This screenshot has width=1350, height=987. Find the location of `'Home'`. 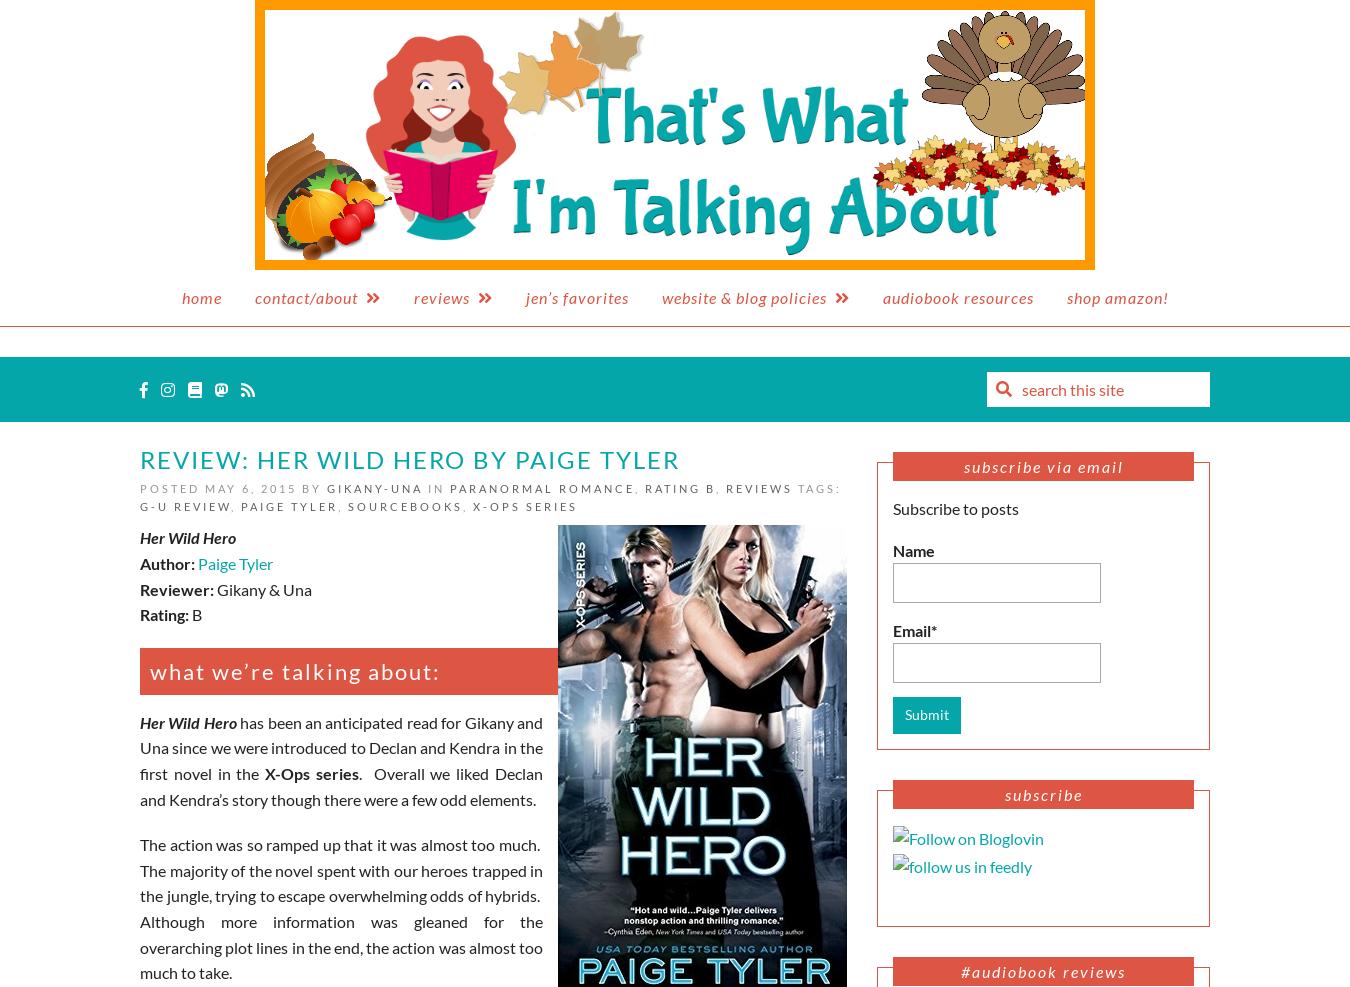

'Home' is located at coordinates (181, 296).